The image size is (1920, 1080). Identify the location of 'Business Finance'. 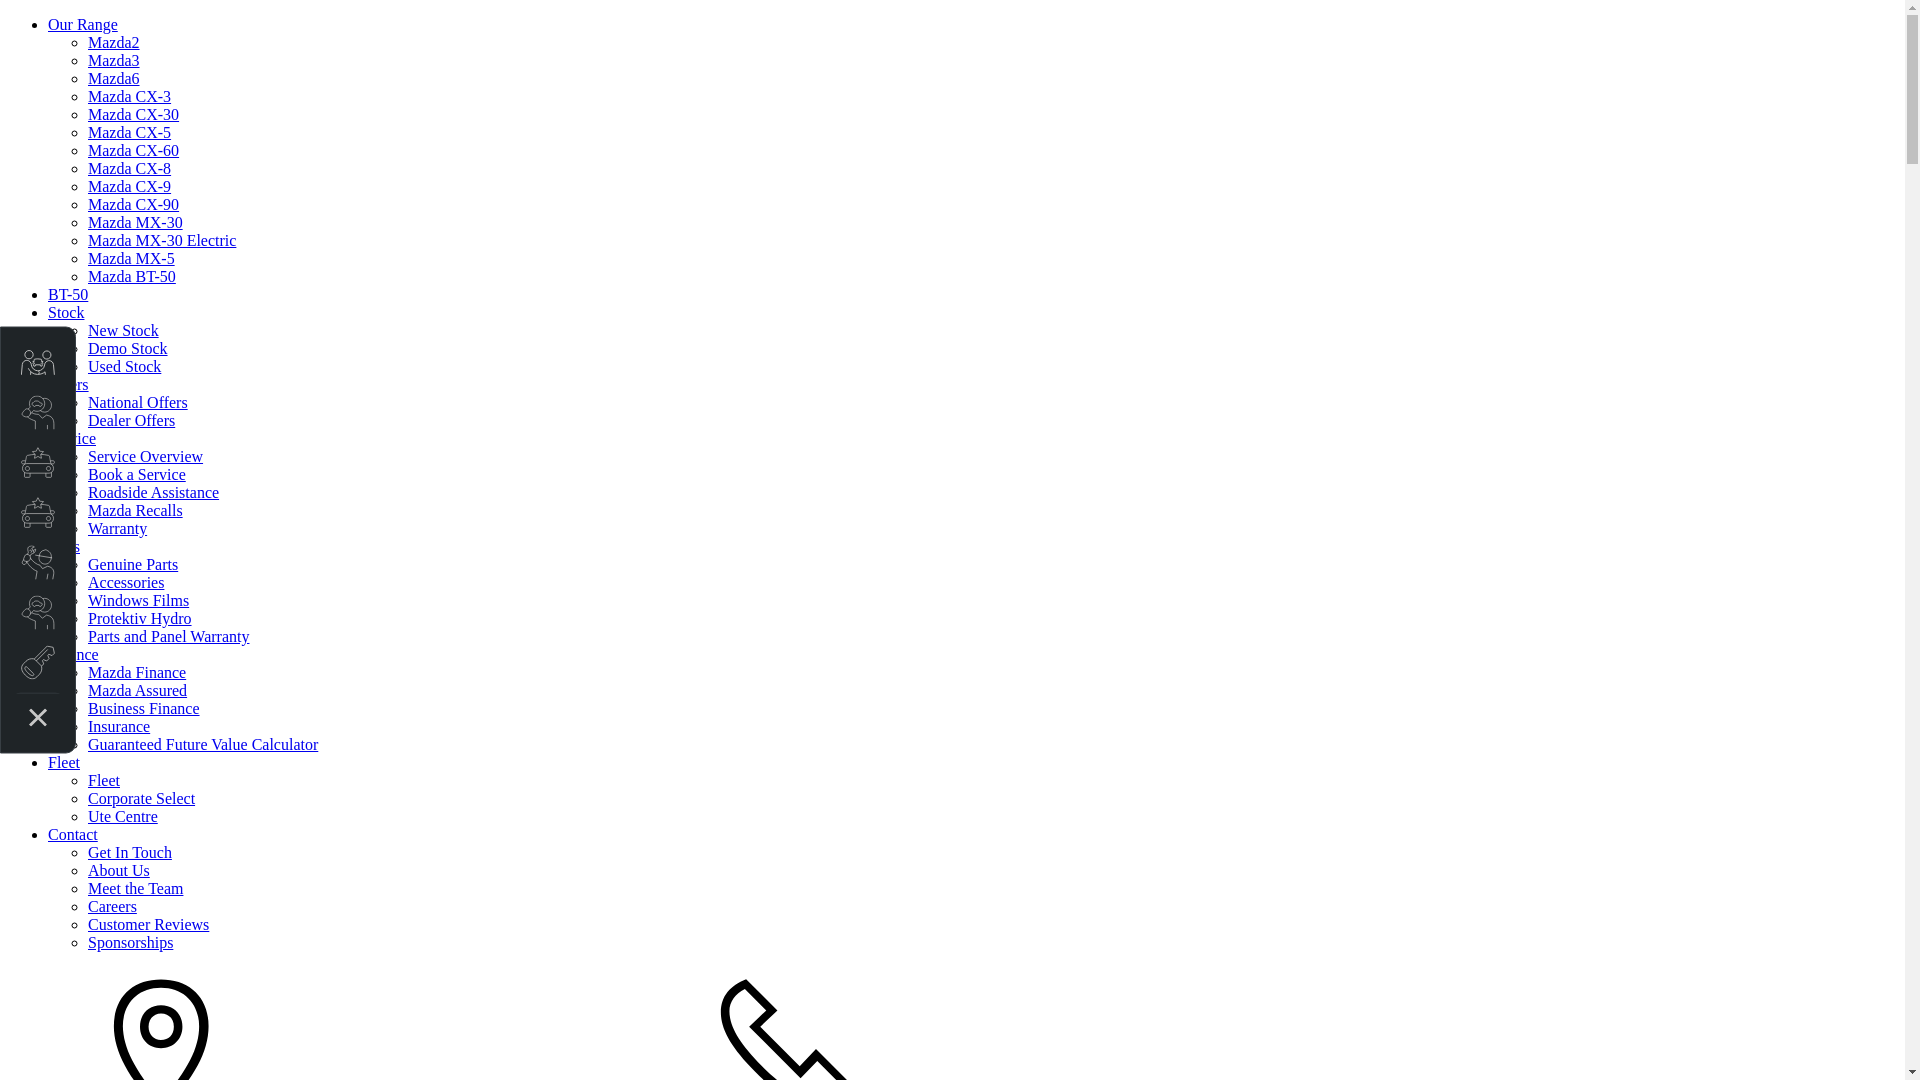
(143, 707).